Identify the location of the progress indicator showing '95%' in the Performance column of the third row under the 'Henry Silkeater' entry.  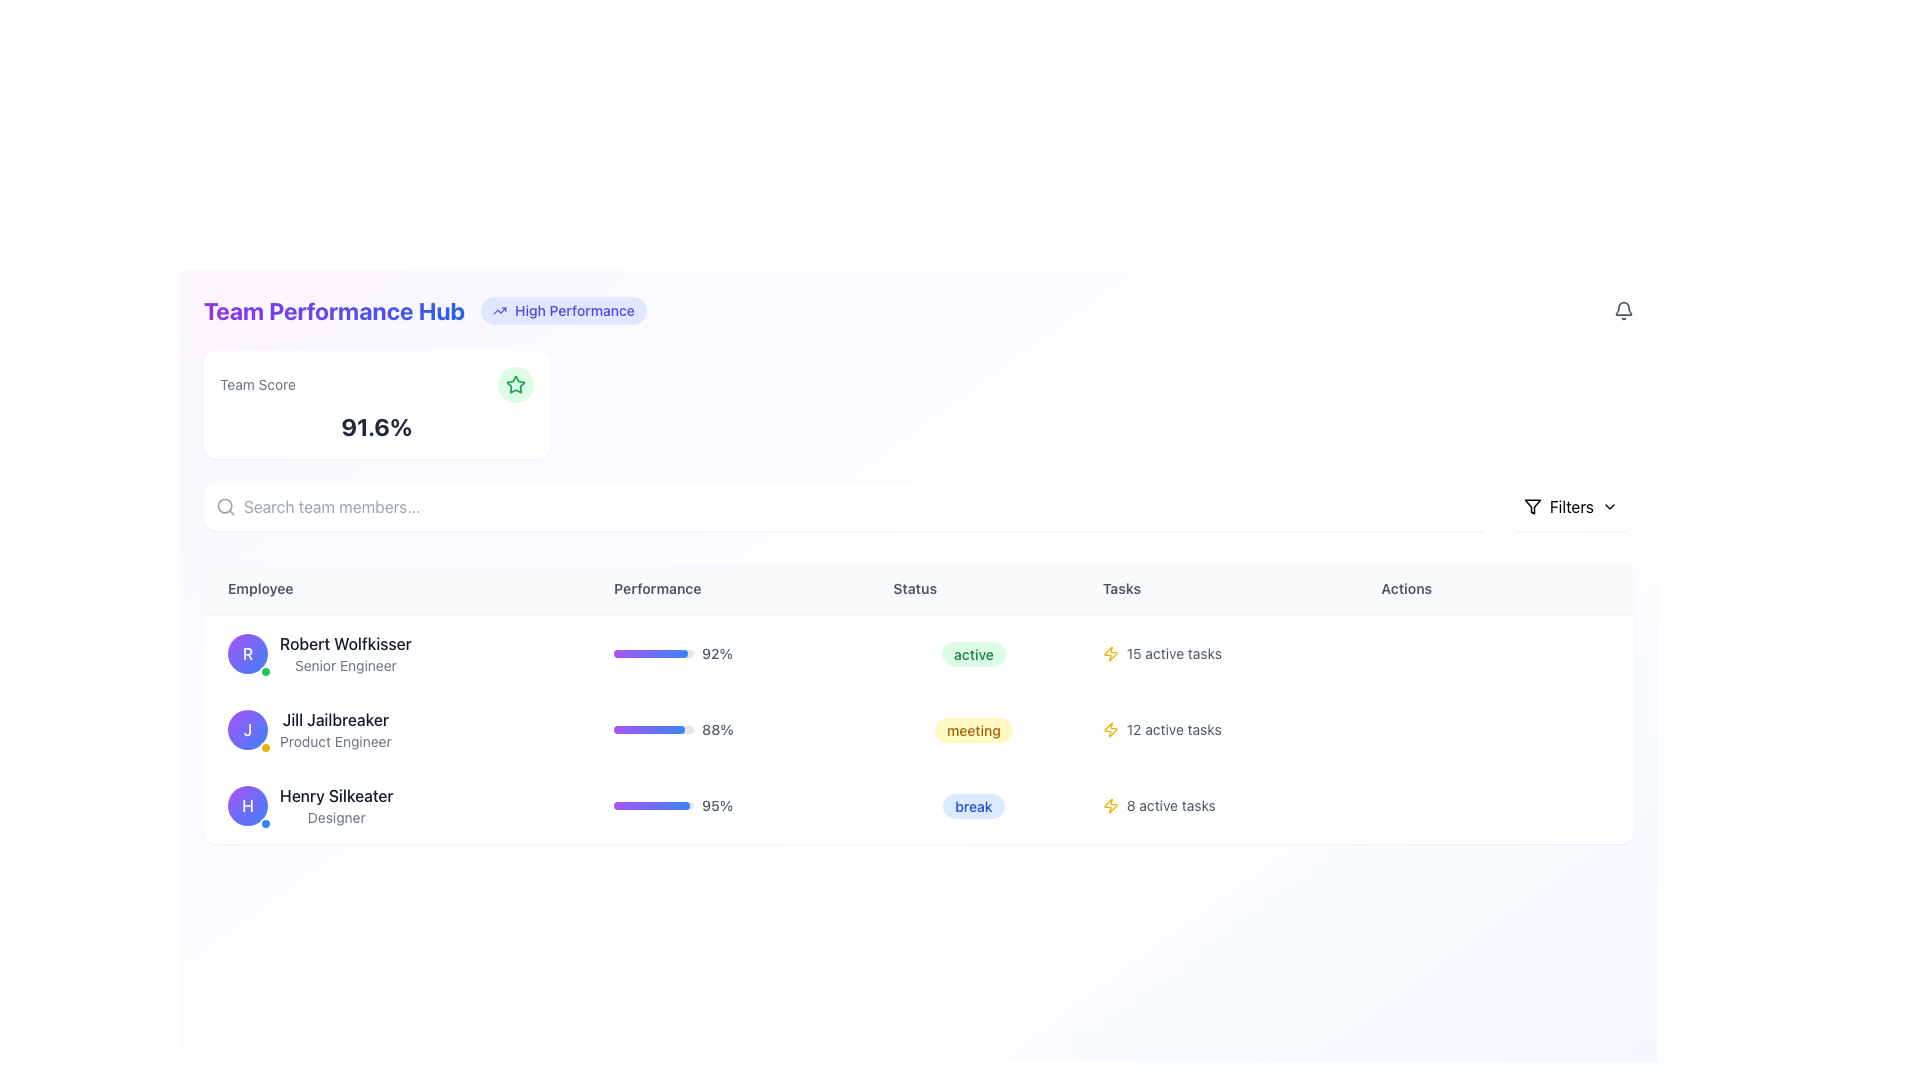
(728, 805).